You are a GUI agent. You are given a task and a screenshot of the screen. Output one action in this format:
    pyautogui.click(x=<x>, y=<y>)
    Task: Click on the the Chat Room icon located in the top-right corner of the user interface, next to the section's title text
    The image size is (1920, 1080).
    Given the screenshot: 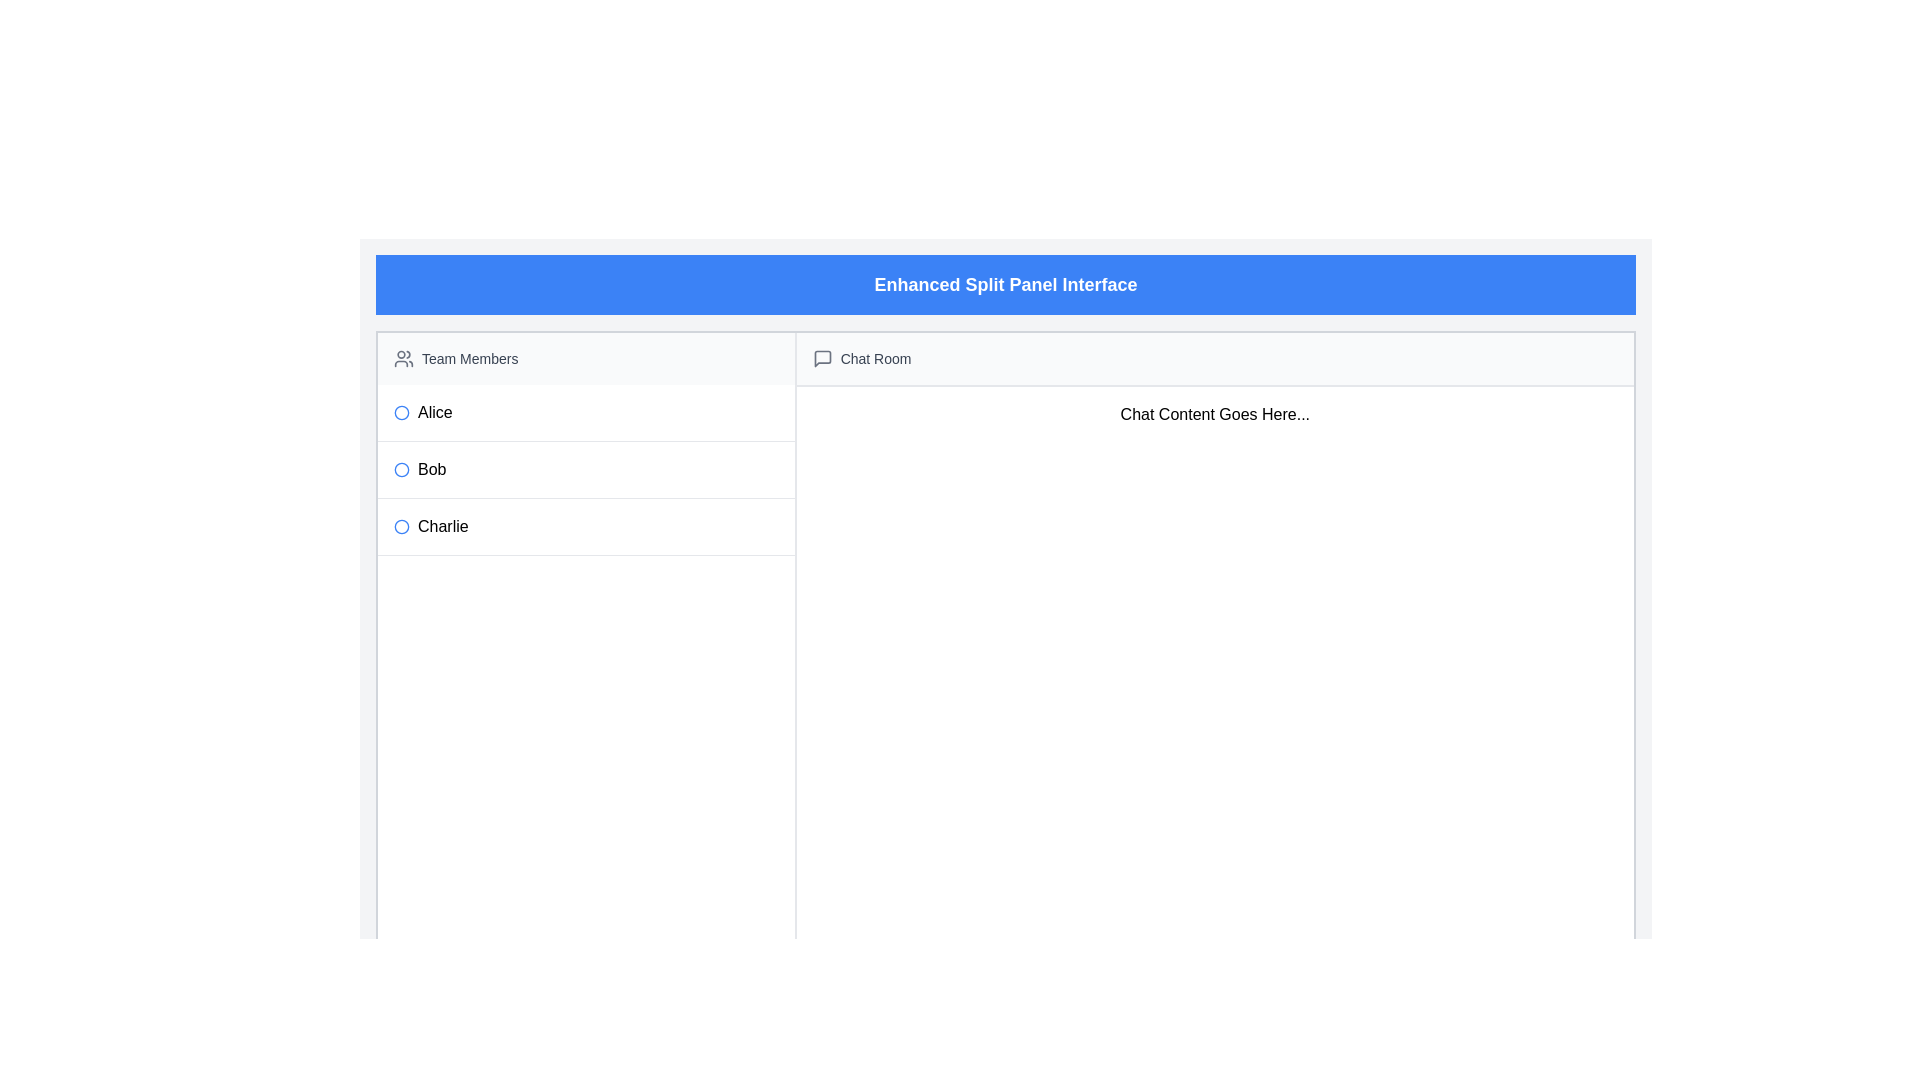 What is the action you would take?
    pyautogui.click(x=822, y=357)
    